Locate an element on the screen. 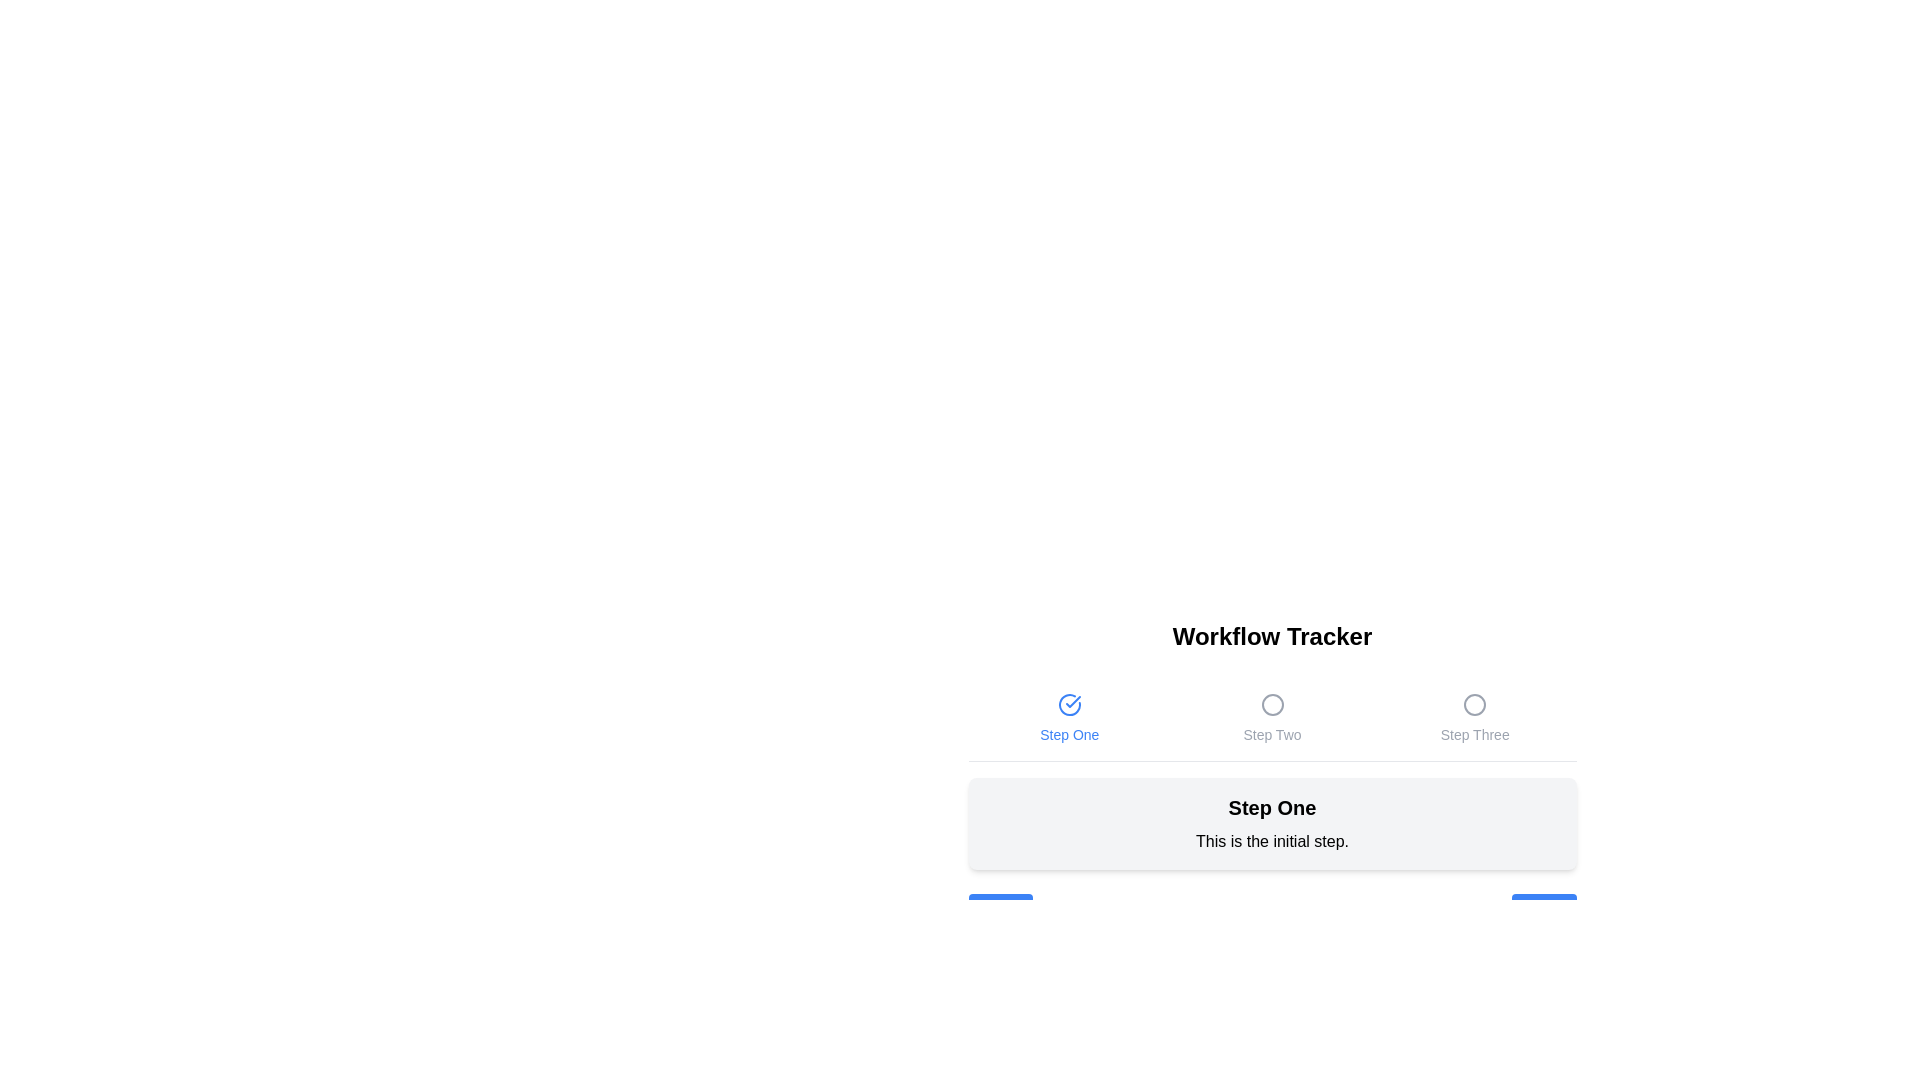 The width and height of the screenshot is (1920, 1080). the Step Indicator labeled 'Step Three', which features a circular icon and a text label, for visual feedback is located at coordinates (1475, 717).